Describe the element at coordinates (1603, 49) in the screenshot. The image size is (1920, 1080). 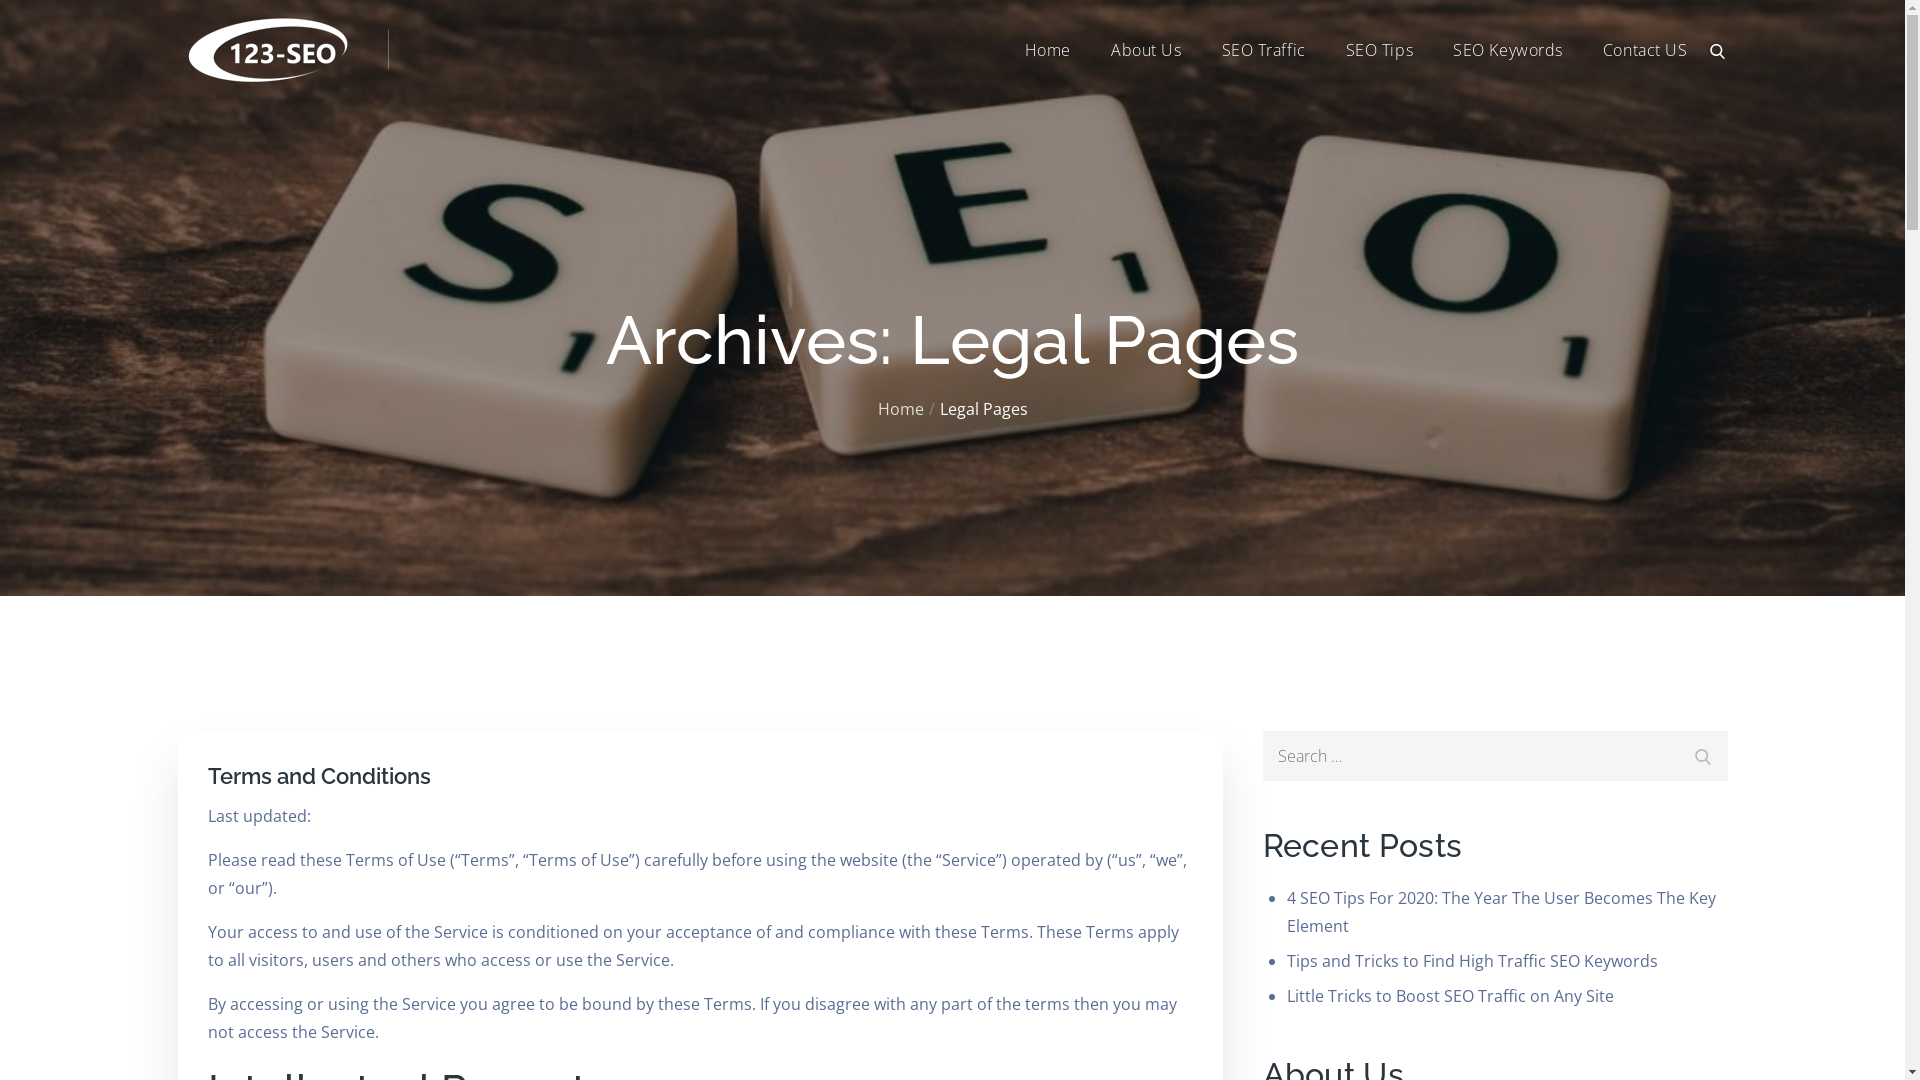
I see `'Contact US'` at that location.